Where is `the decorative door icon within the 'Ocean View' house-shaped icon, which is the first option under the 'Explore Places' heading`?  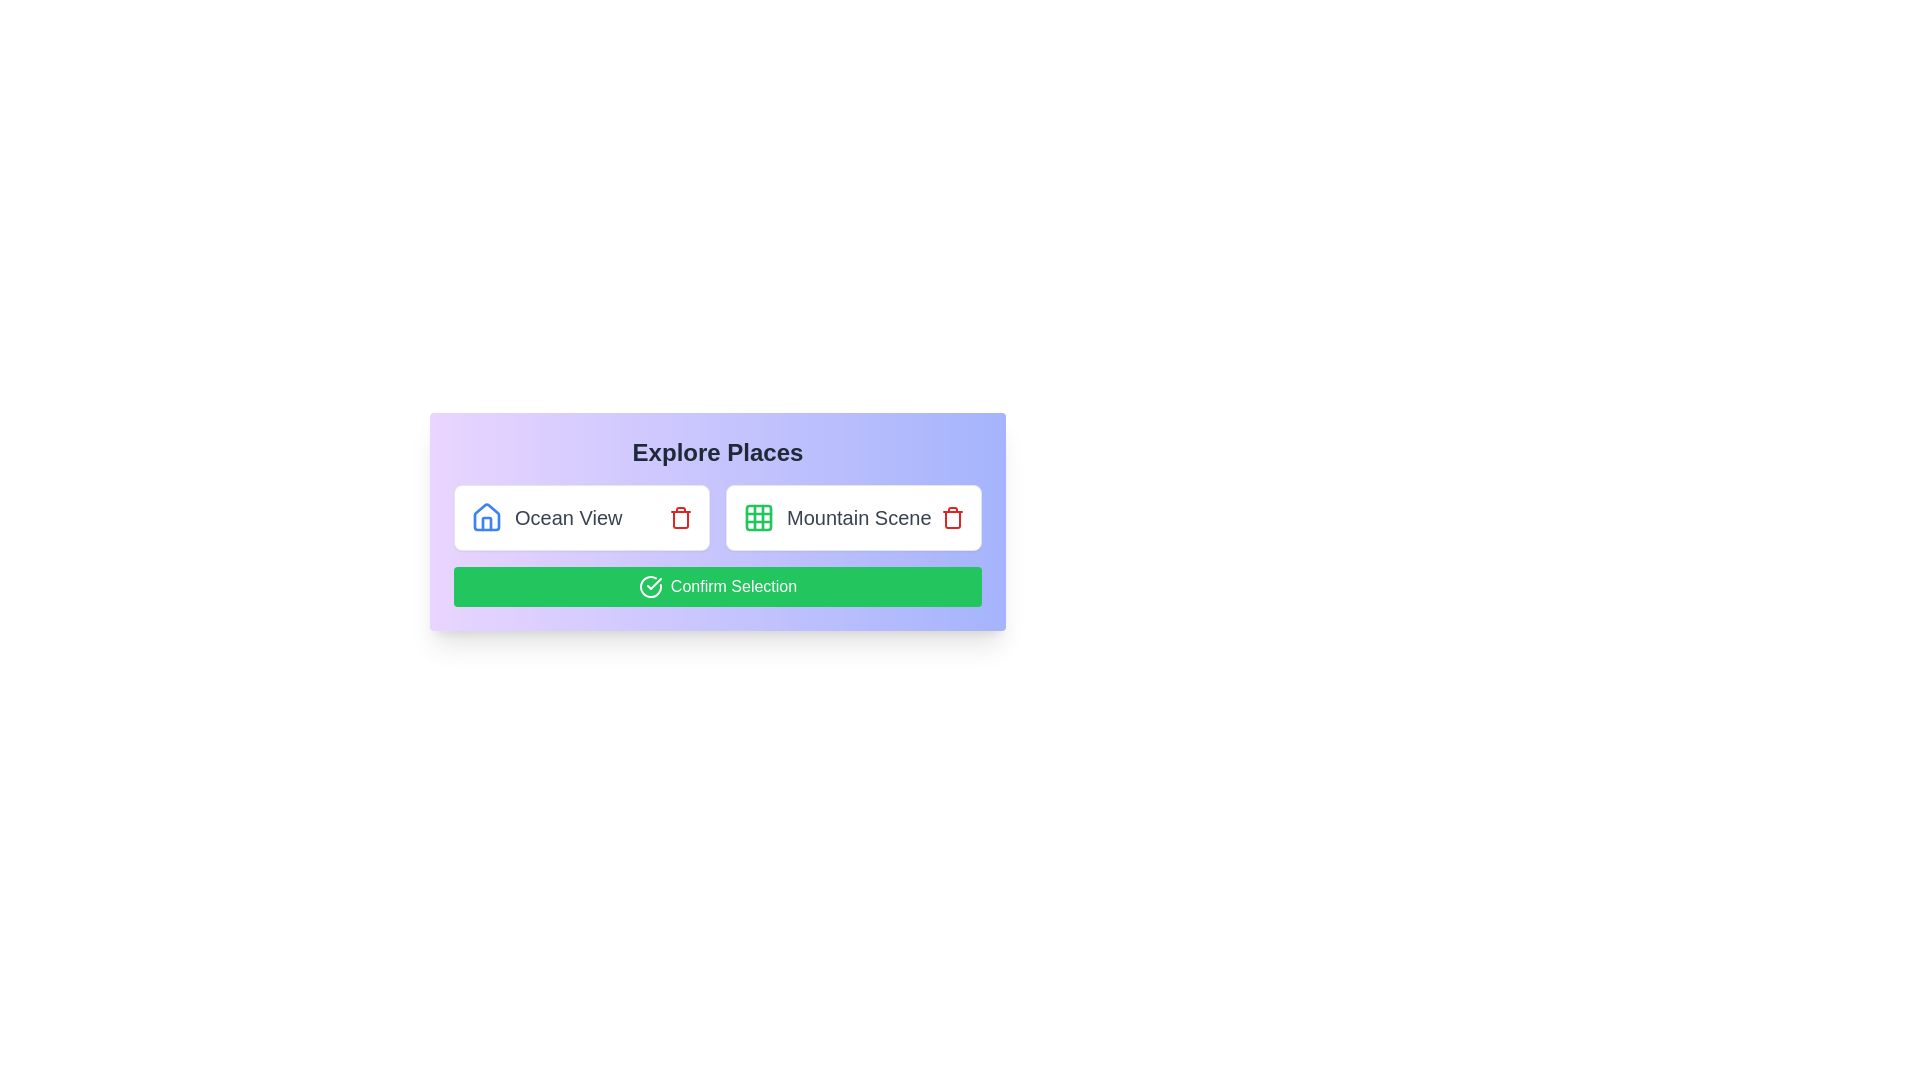 the decorative door icon within the 'Ocean View' house-shaped icon, which is the first option under the 'Explore Places' heading is located at coordinates (486, 523).